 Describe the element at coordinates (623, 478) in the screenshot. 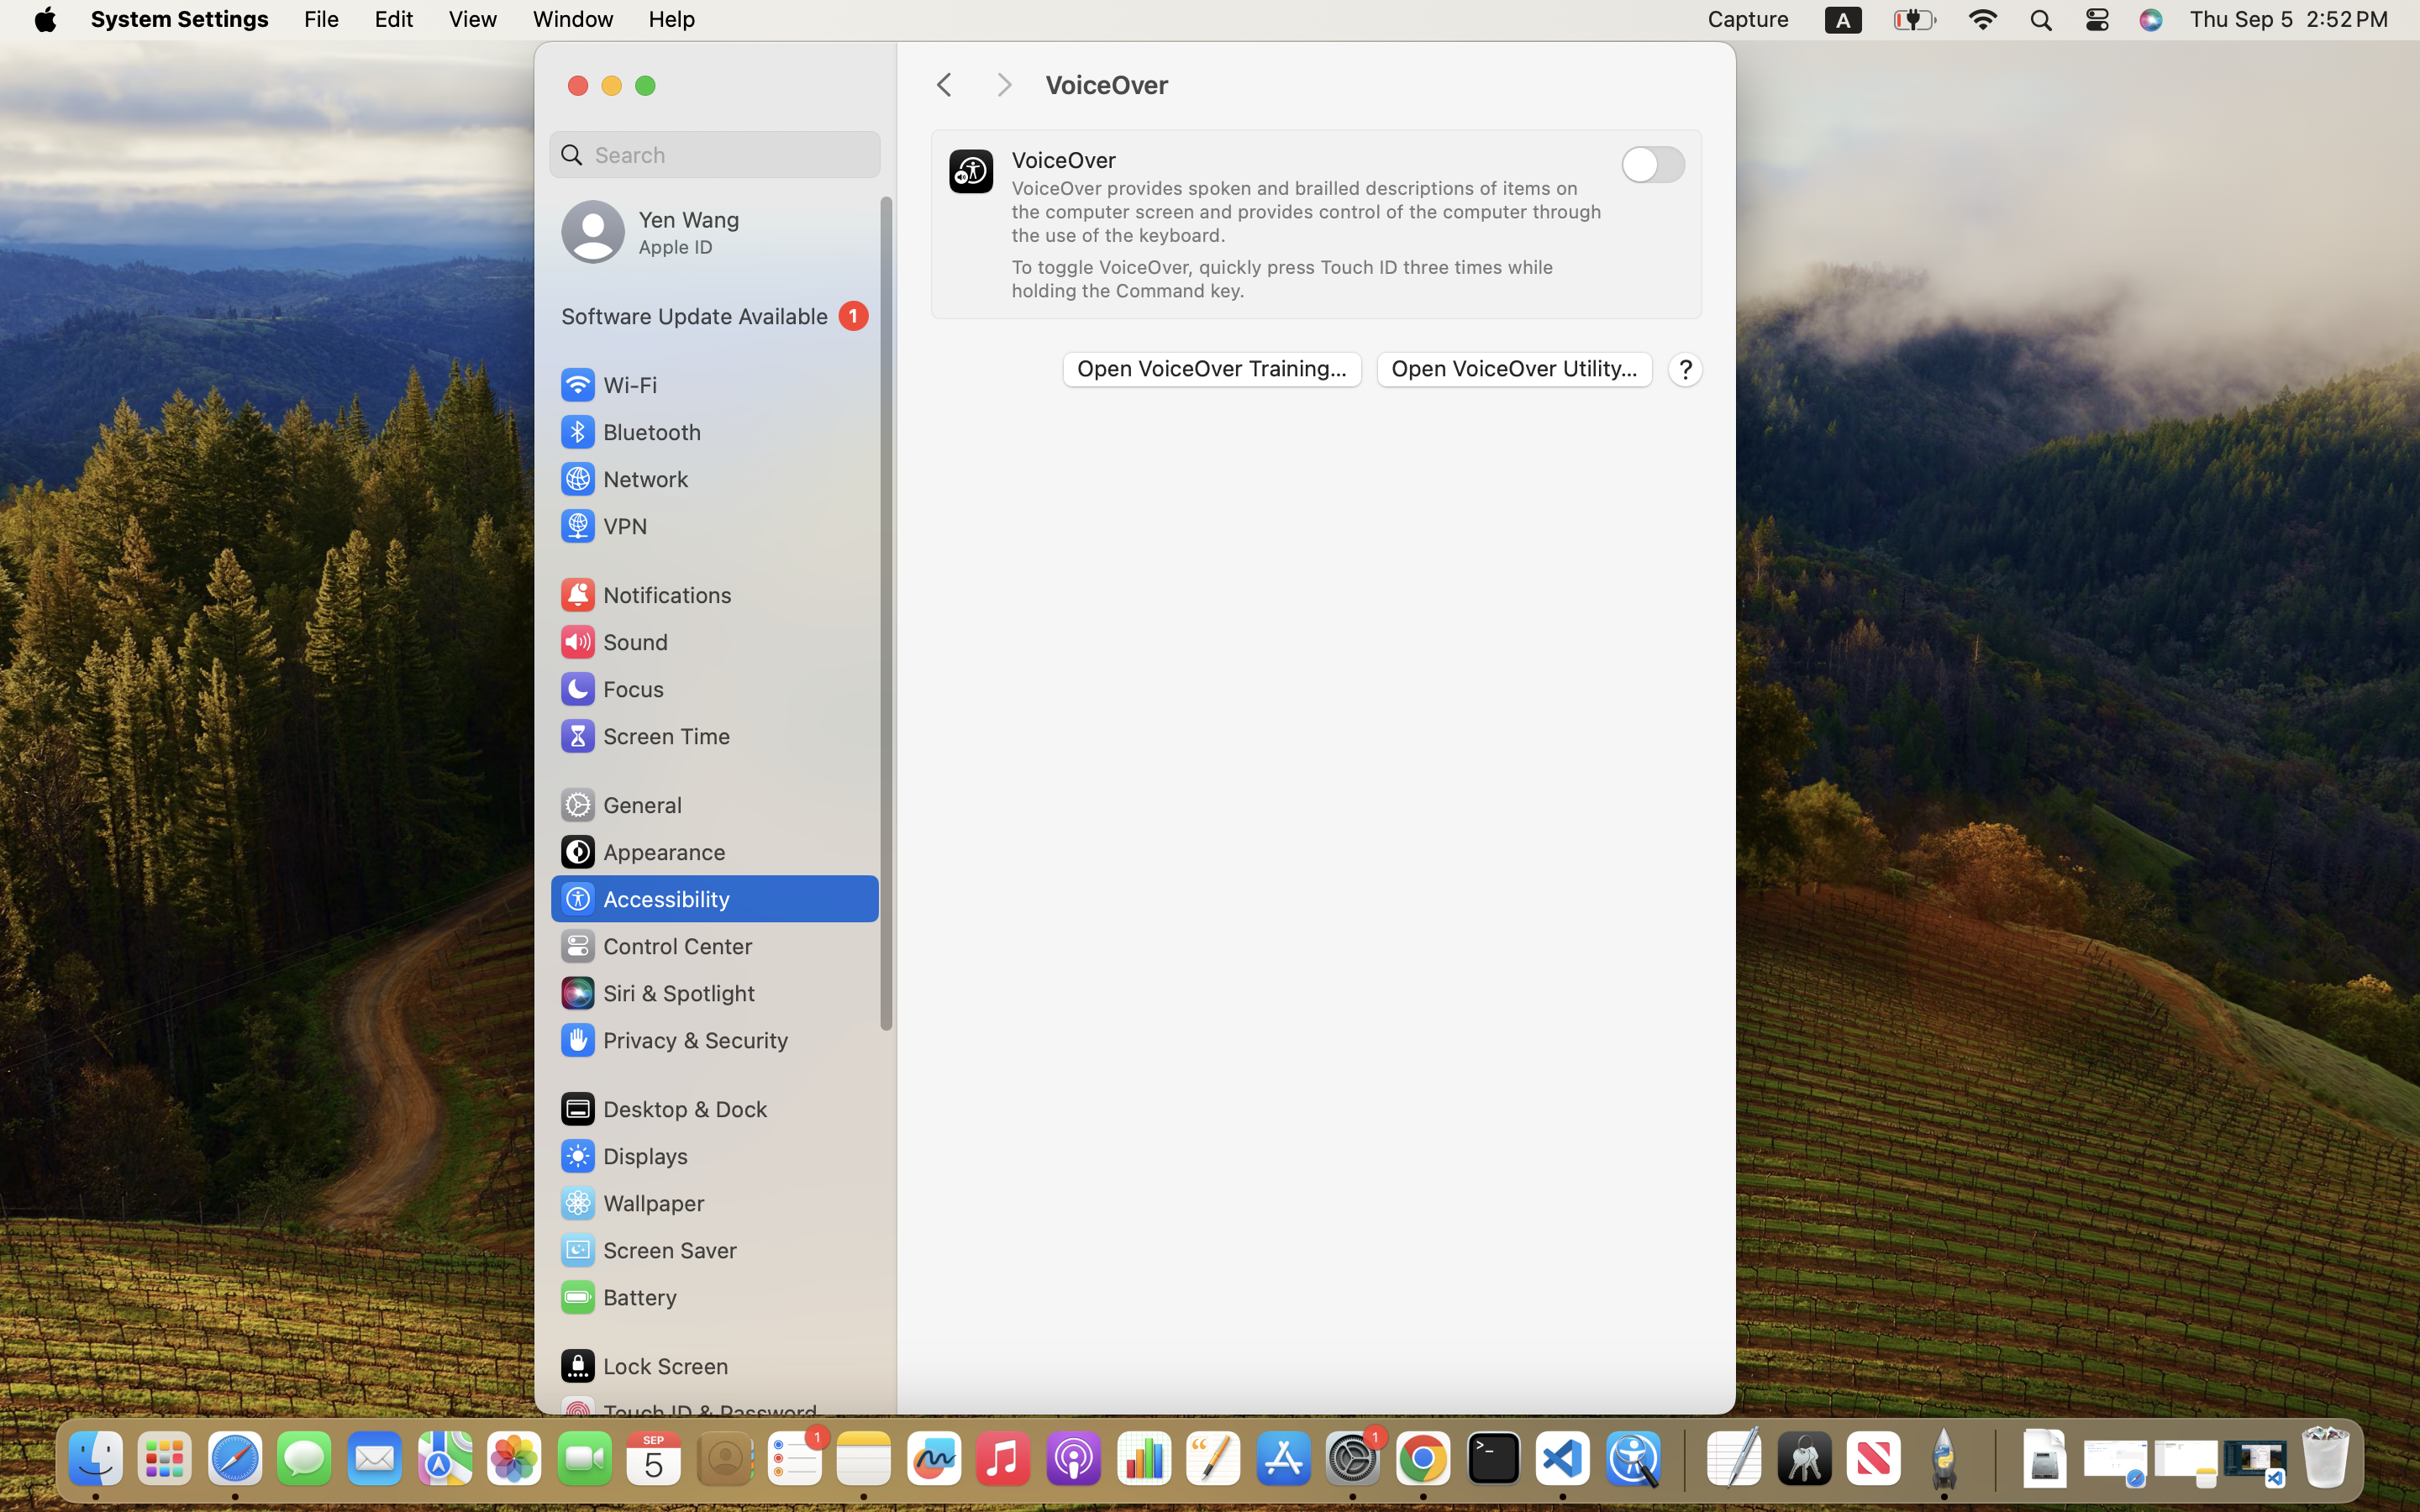

I see `'Network'` at that location.